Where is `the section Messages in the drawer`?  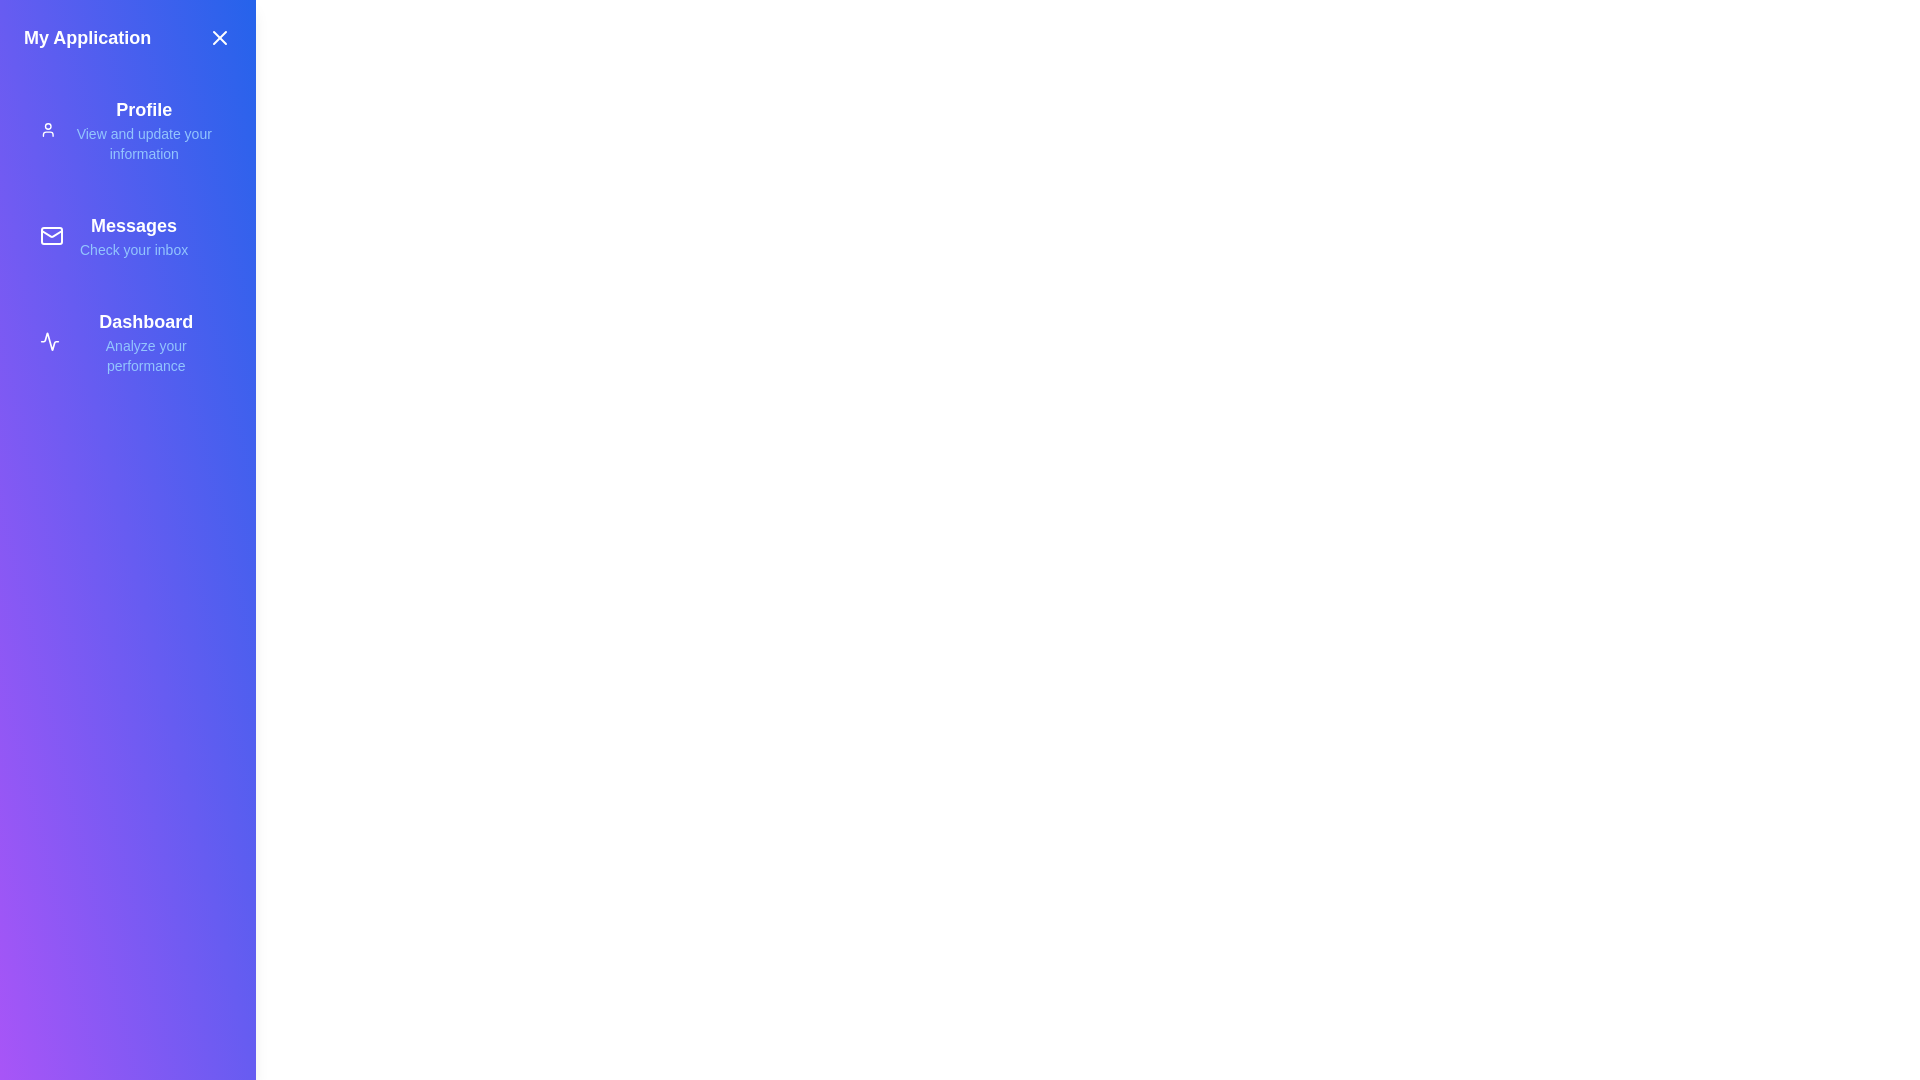
the section Messages in the drawer is located at coordinates (127, 234).